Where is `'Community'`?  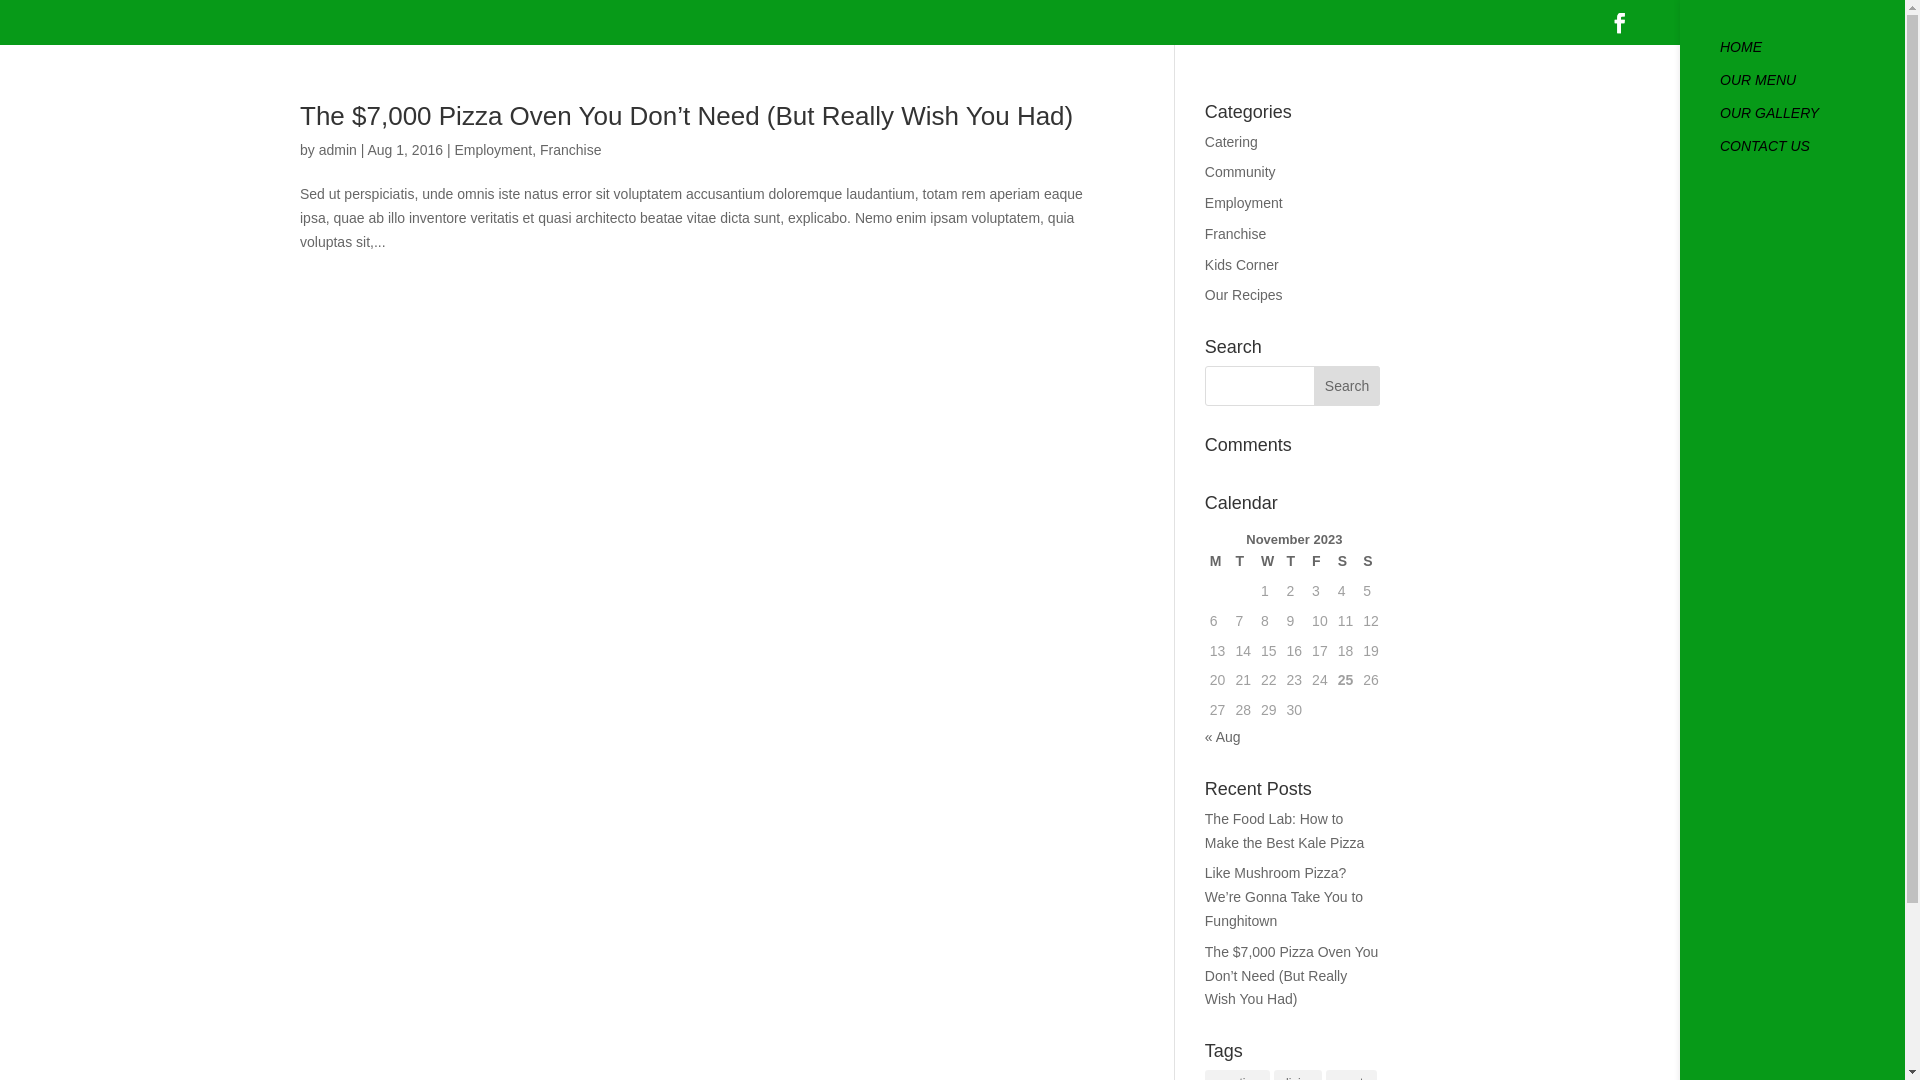 'Community' is located at coordinates (1239, 171).